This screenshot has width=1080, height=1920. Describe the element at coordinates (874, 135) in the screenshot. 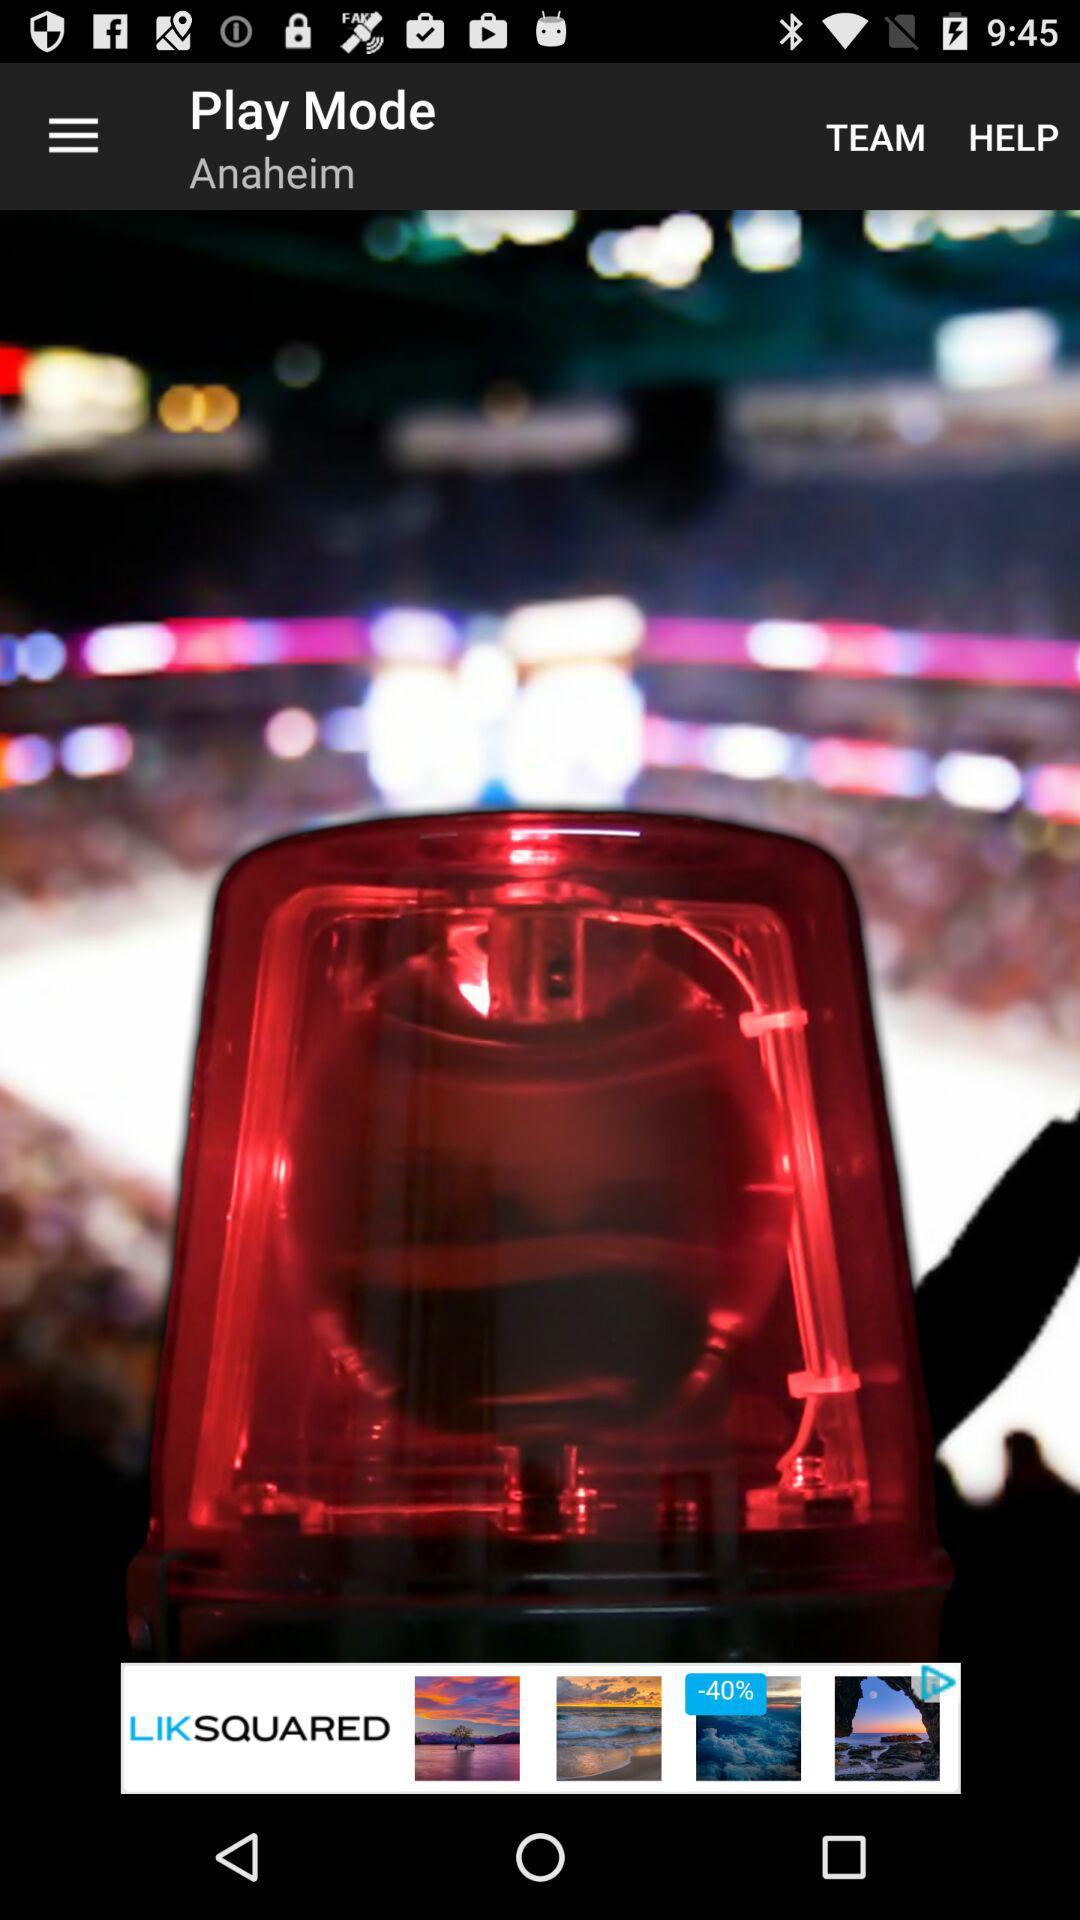

I see `the icon to the left of the help icon` at that location.